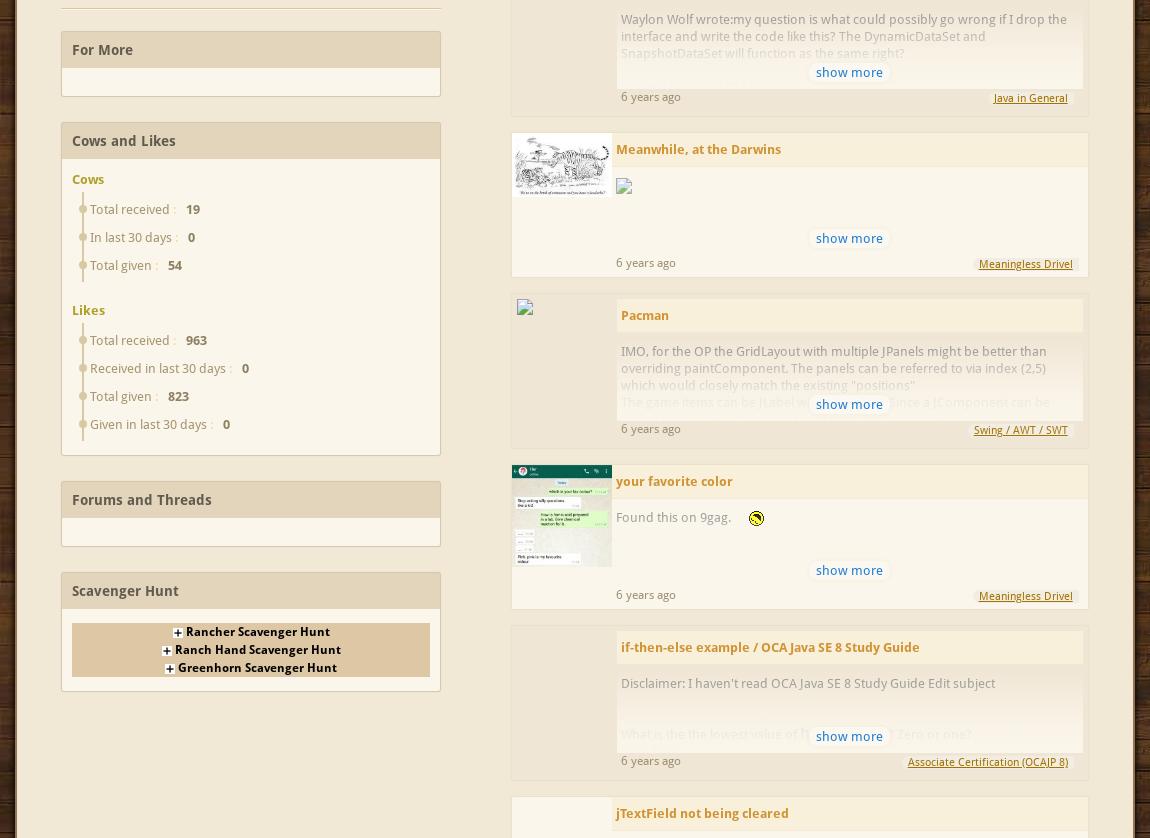  What do you see at coordinates (87, 308) in the screenshot?
I see `'Likes'` at bounding box center [87, 308].